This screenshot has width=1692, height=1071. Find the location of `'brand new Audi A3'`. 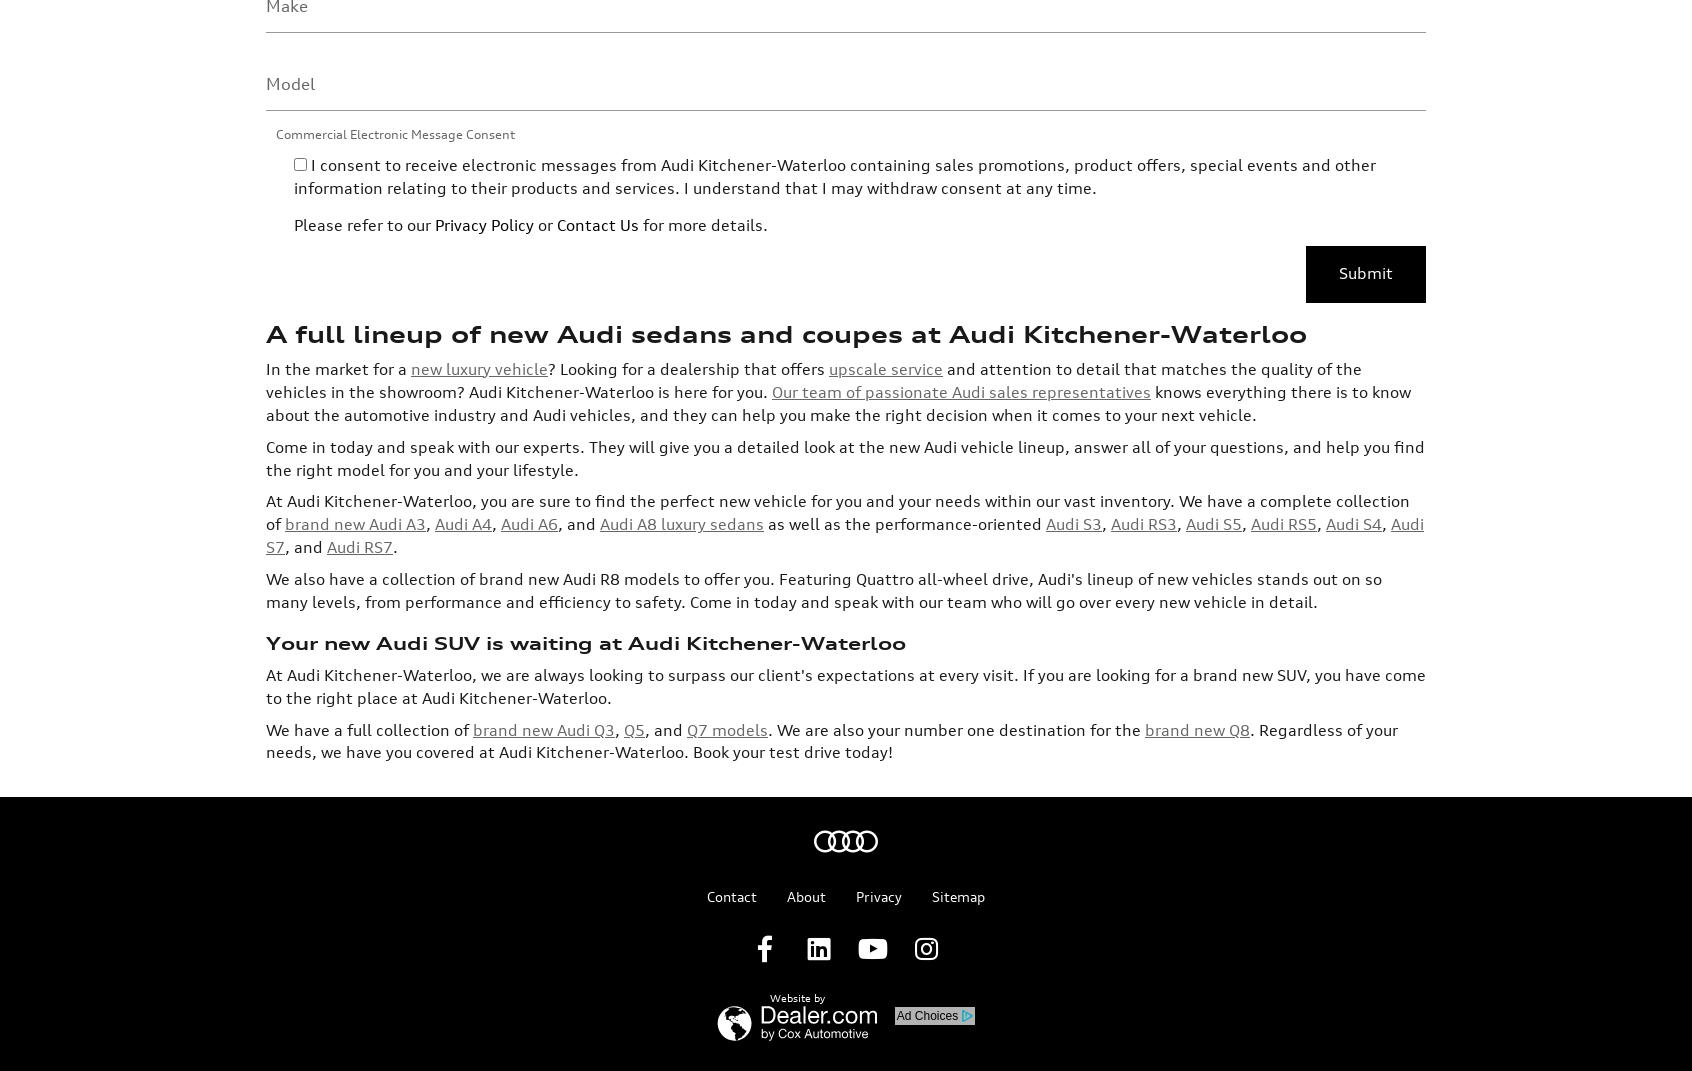

'brand new Audi A3' is located at coordinates (355, 361).